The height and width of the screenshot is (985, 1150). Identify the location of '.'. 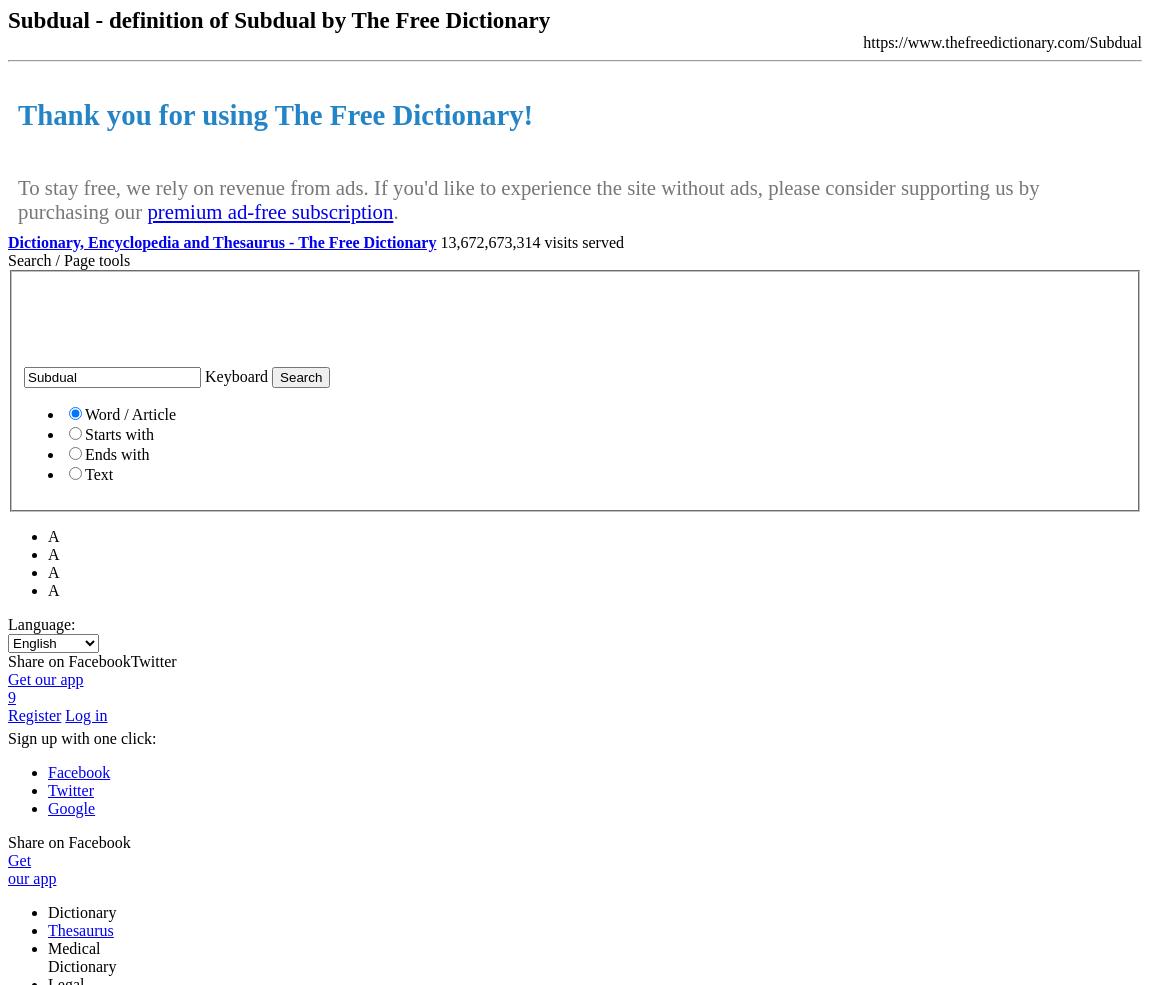
(395, 209).